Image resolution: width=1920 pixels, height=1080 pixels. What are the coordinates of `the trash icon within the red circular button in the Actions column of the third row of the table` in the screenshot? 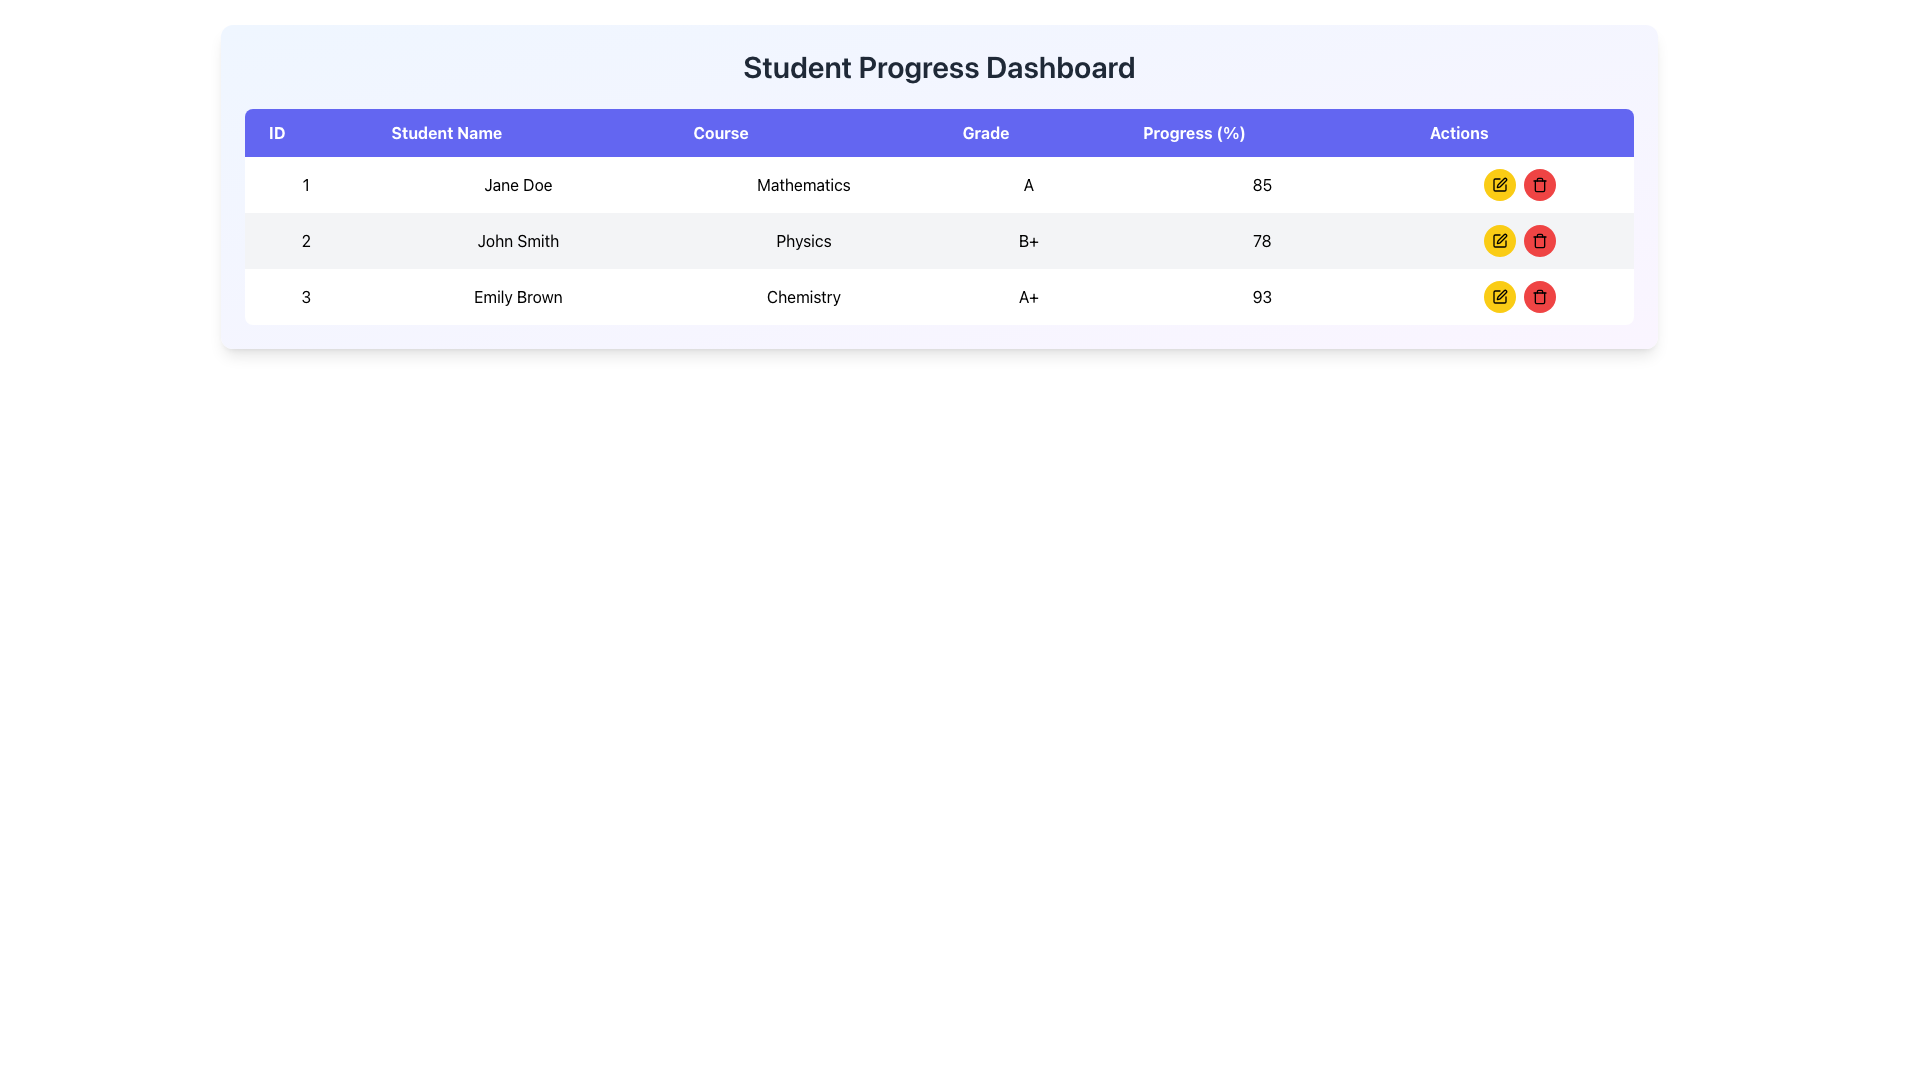 It's located at (1538, 185).